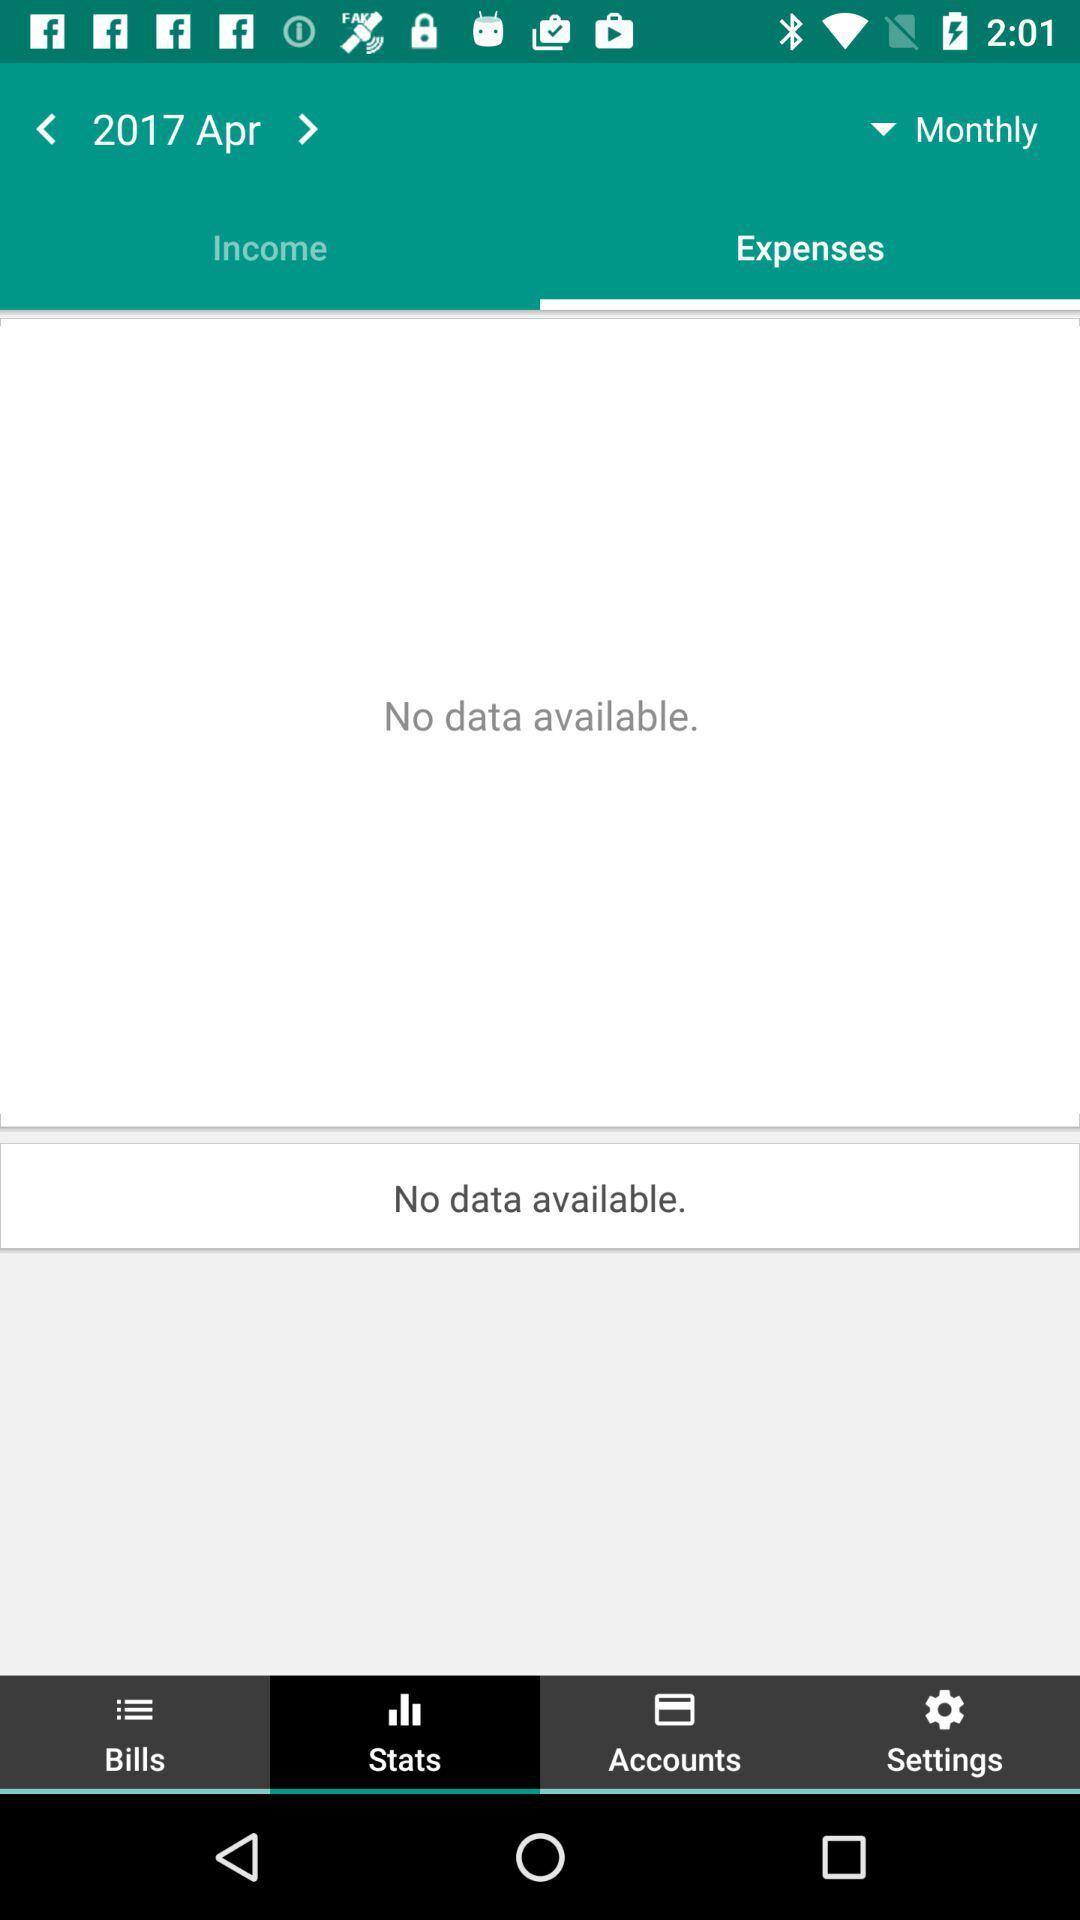  I want to click on the arrow_backward icon, so click(45, 127).